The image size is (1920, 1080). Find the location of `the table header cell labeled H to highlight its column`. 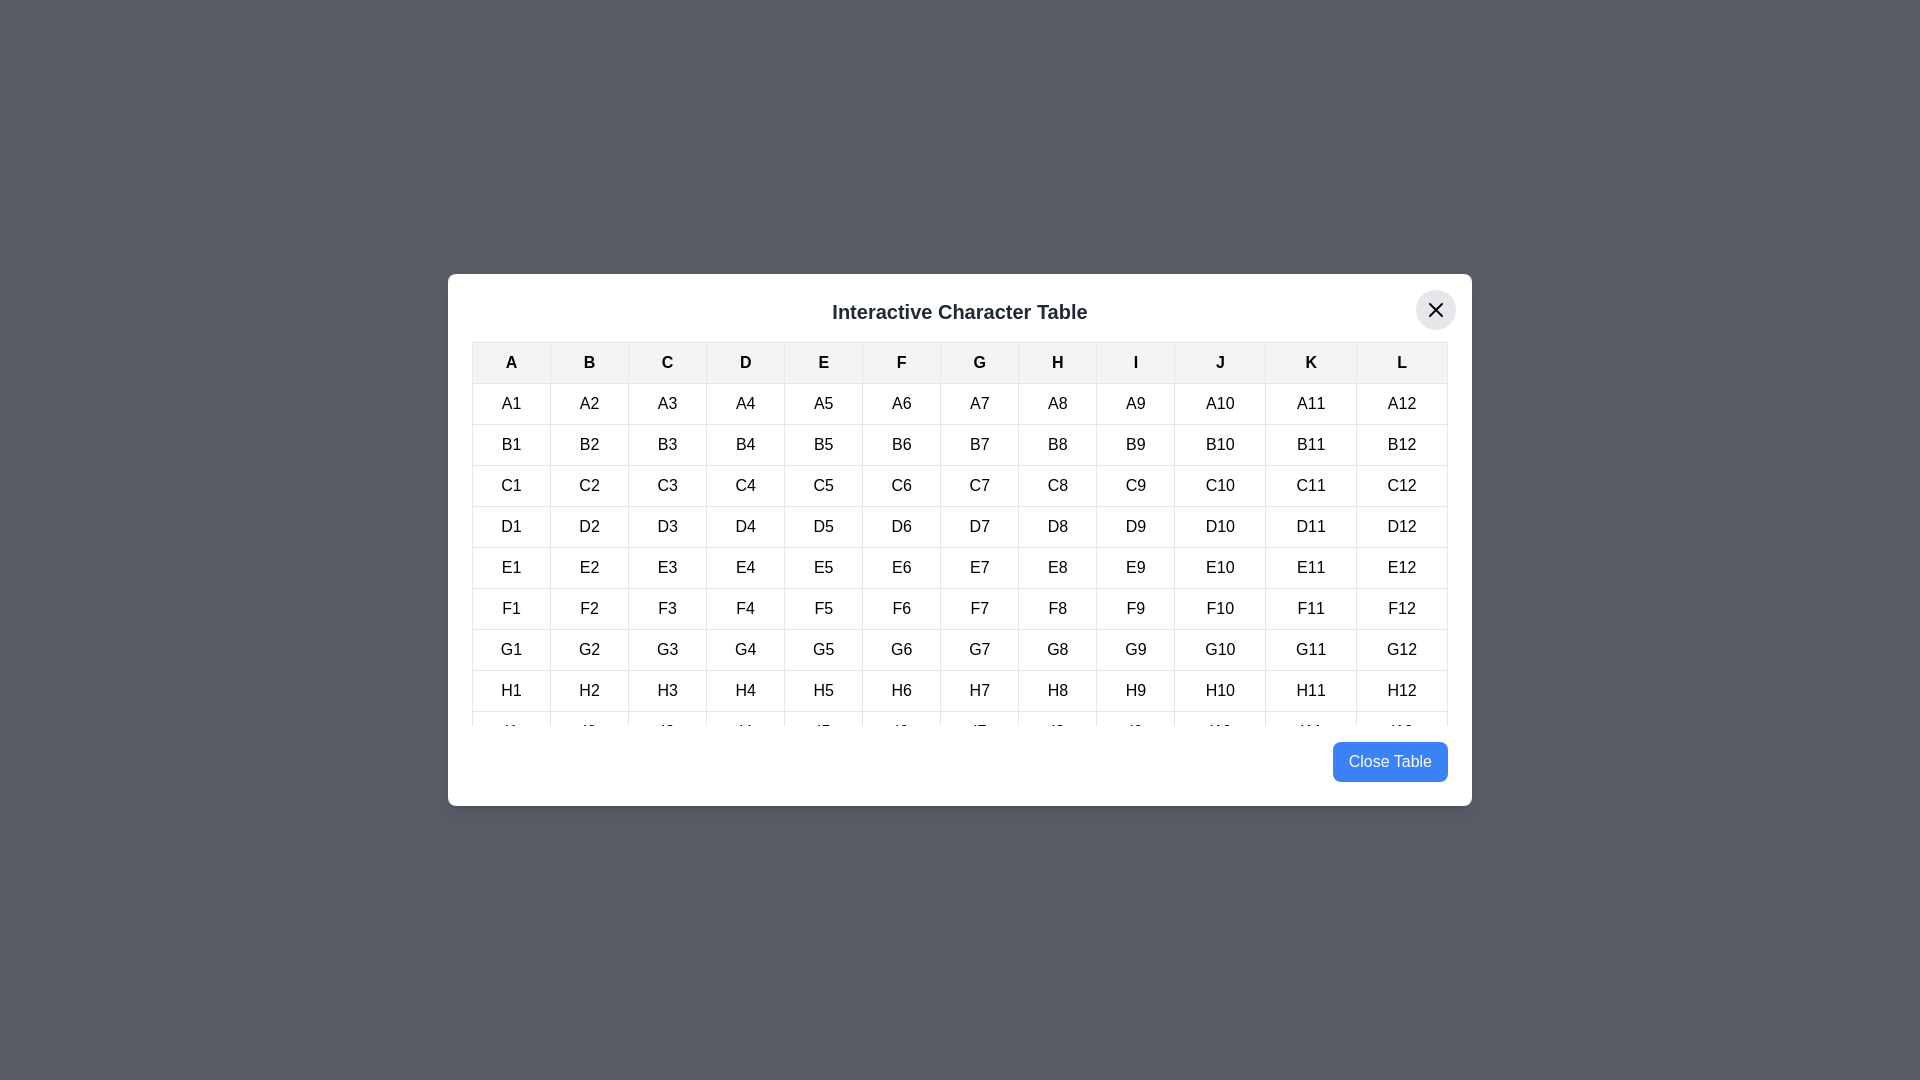

the table header cell labeled H to highlight its column is located at coordinates (1056, 362).